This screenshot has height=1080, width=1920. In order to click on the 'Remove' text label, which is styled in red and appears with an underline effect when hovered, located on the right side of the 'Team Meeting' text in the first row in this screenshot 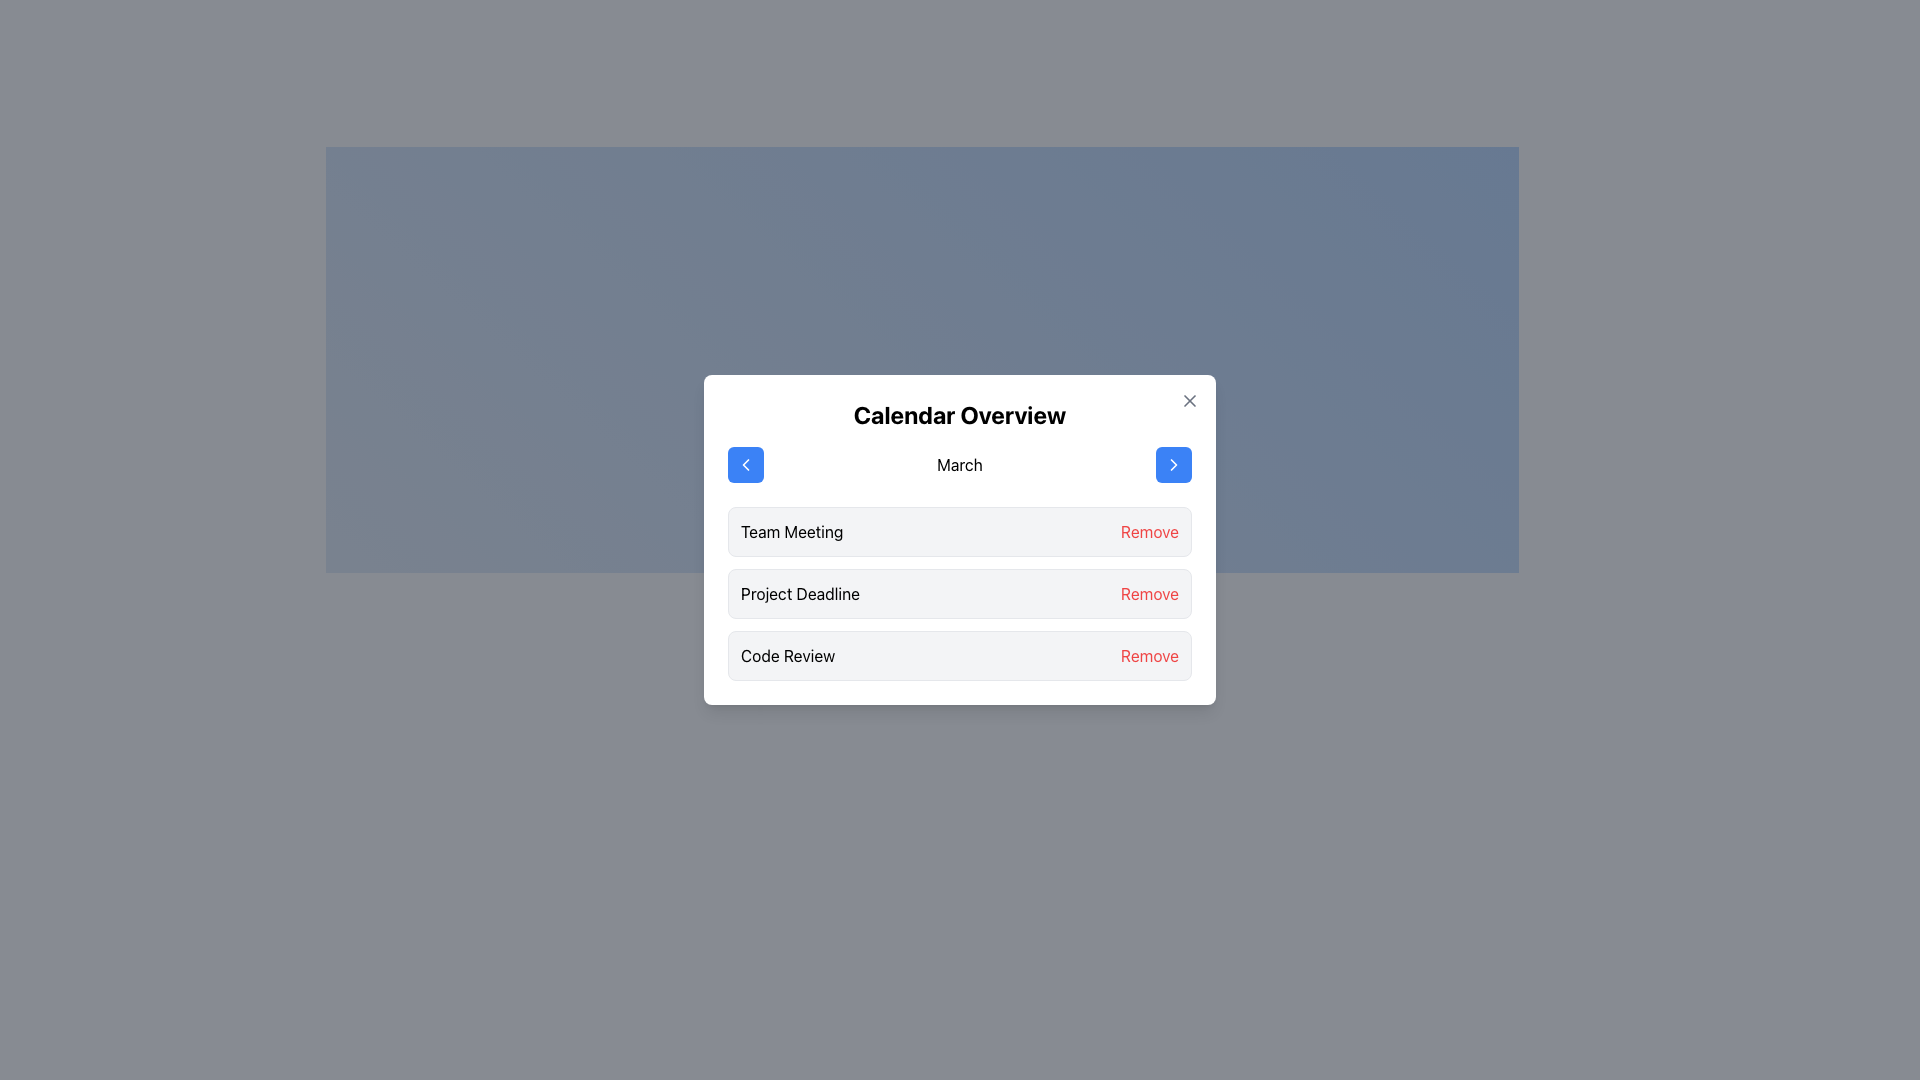, I will do `click(1149, 531)`.